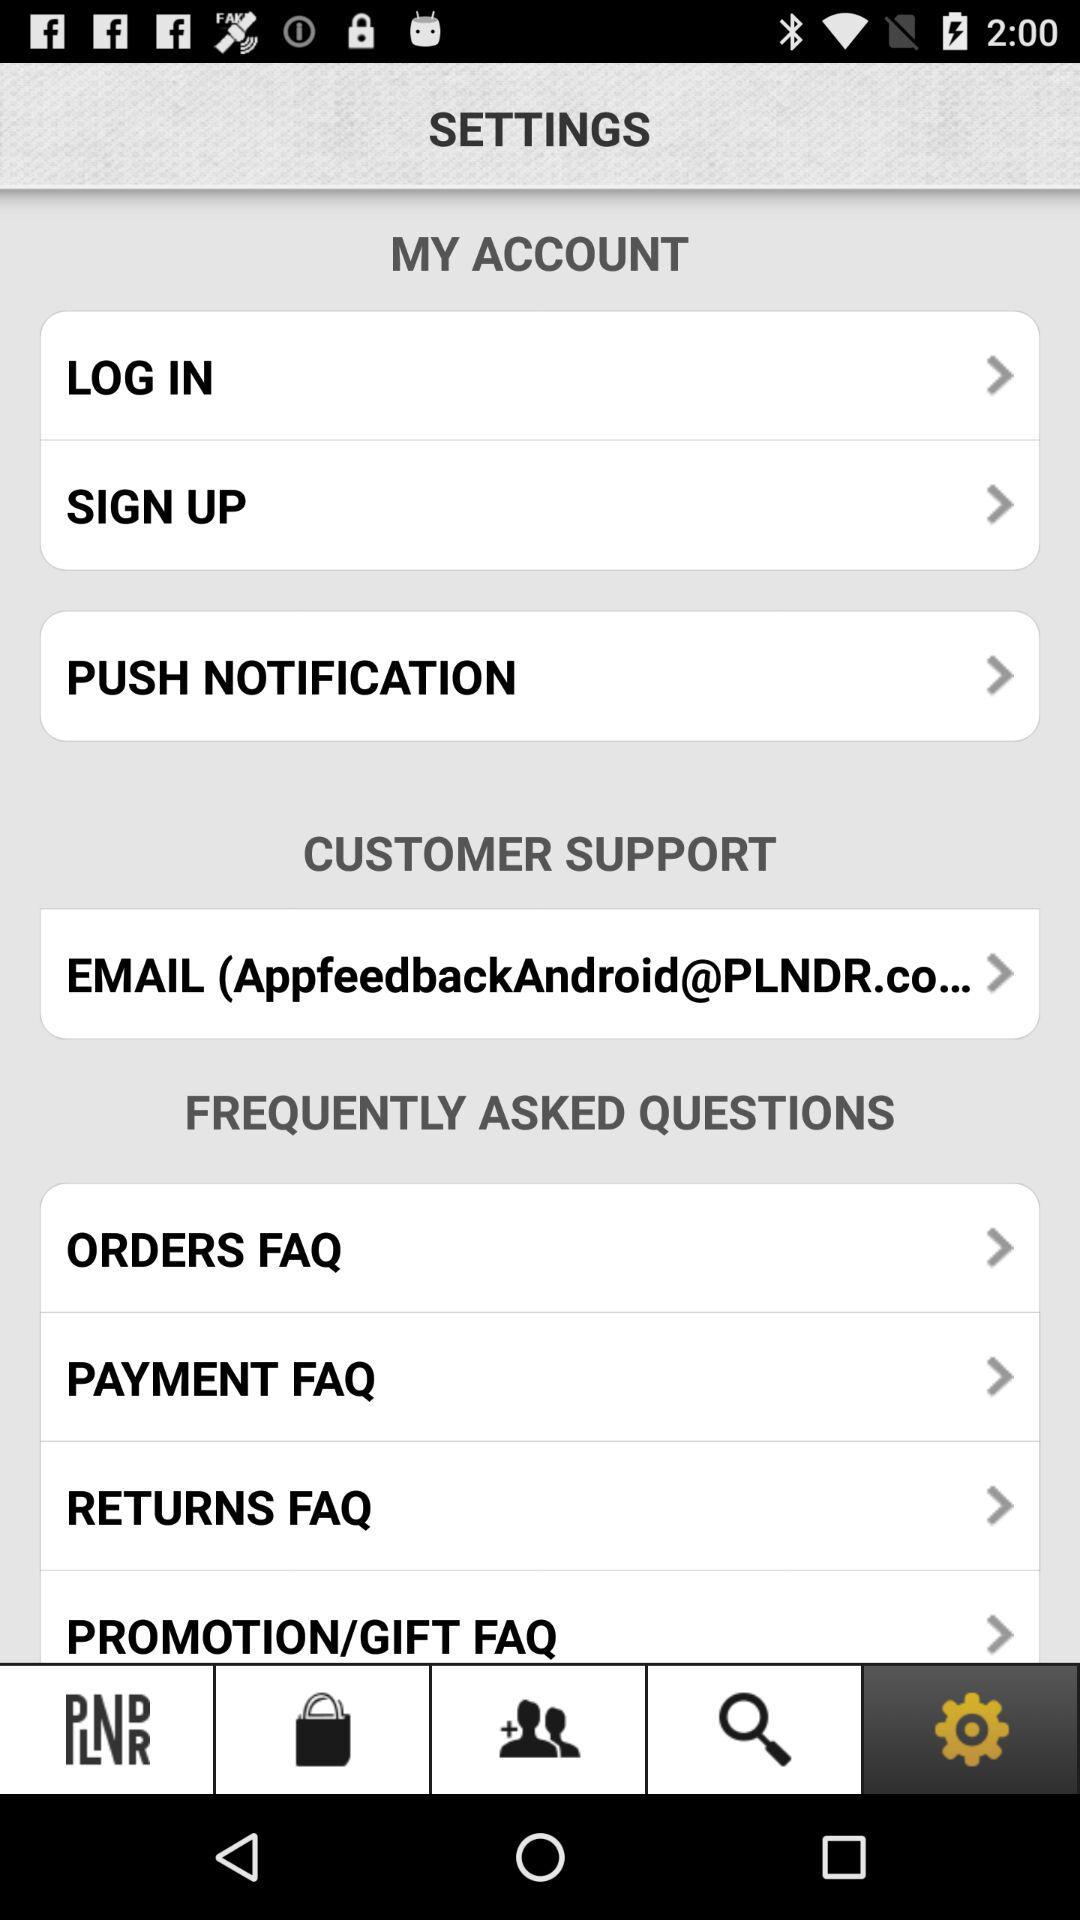 This screenshot has width=1080, height=1920. What do you see at coordinates (540, 1376) in the screenshot?
I see `the app above returns faq` at bounding box center [540, 1376].